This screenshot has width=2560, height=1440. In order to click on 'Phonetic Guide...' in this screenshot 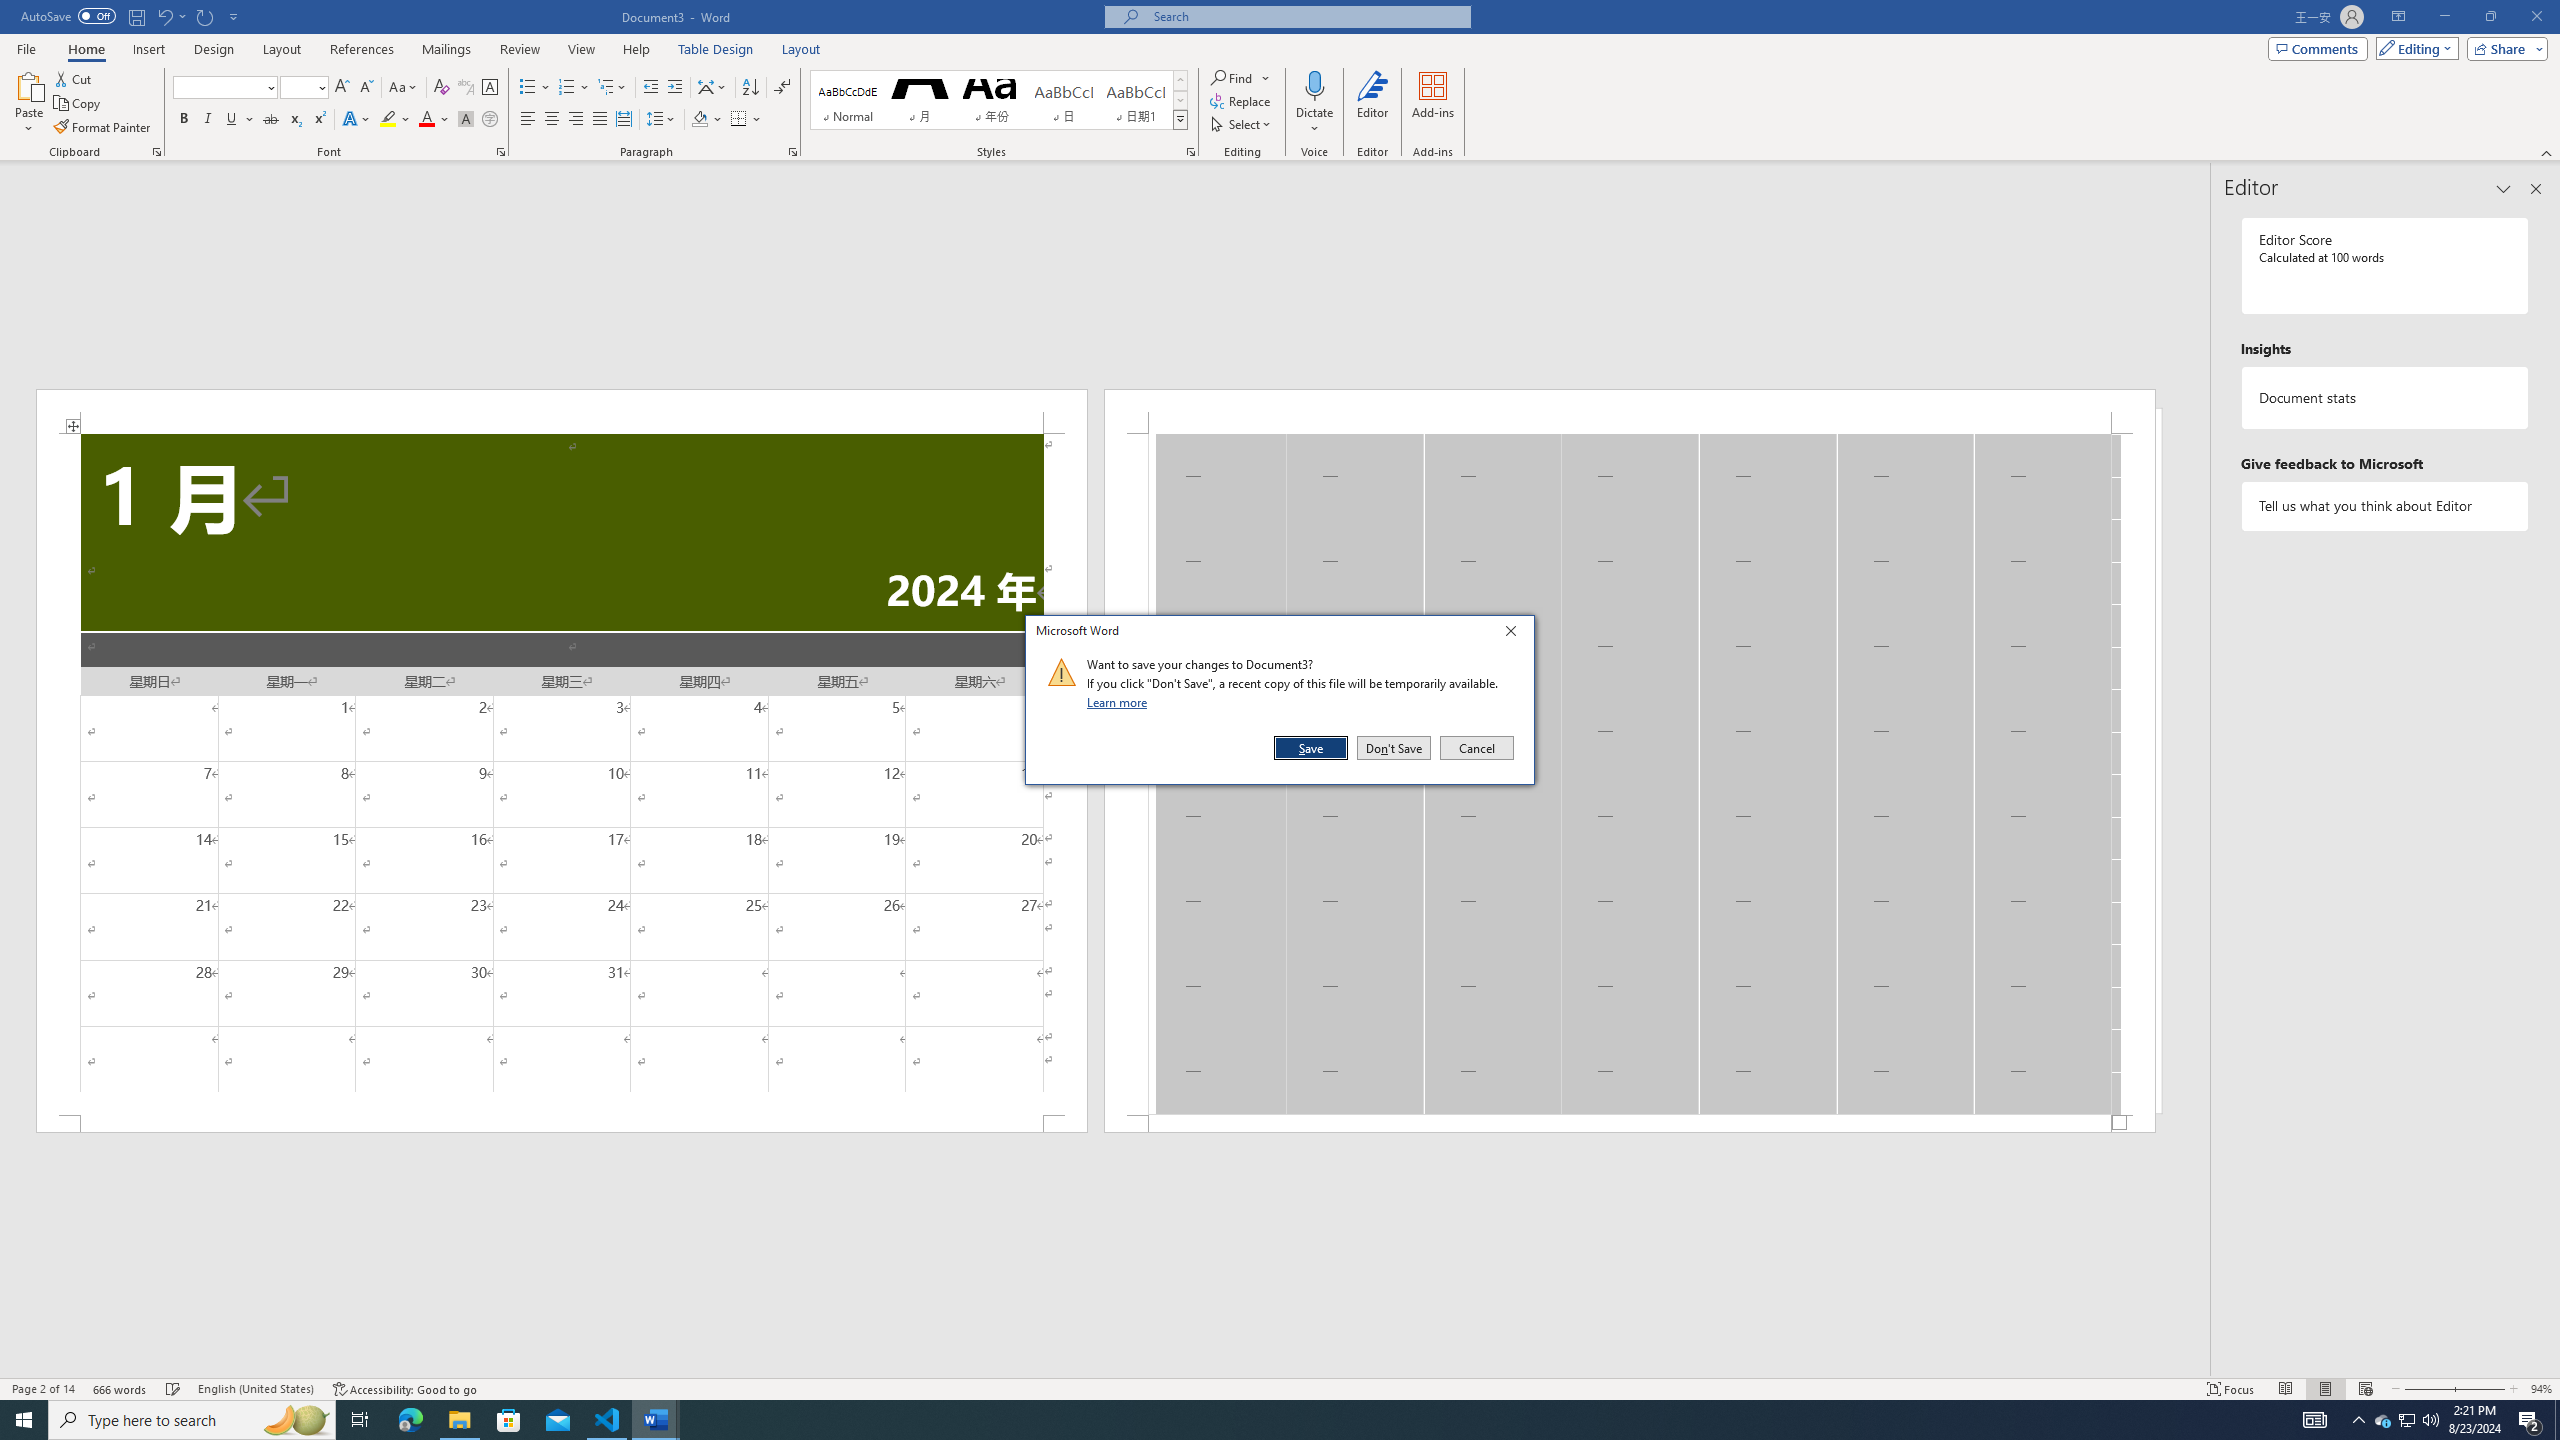, I will do `click(464, 87)`.